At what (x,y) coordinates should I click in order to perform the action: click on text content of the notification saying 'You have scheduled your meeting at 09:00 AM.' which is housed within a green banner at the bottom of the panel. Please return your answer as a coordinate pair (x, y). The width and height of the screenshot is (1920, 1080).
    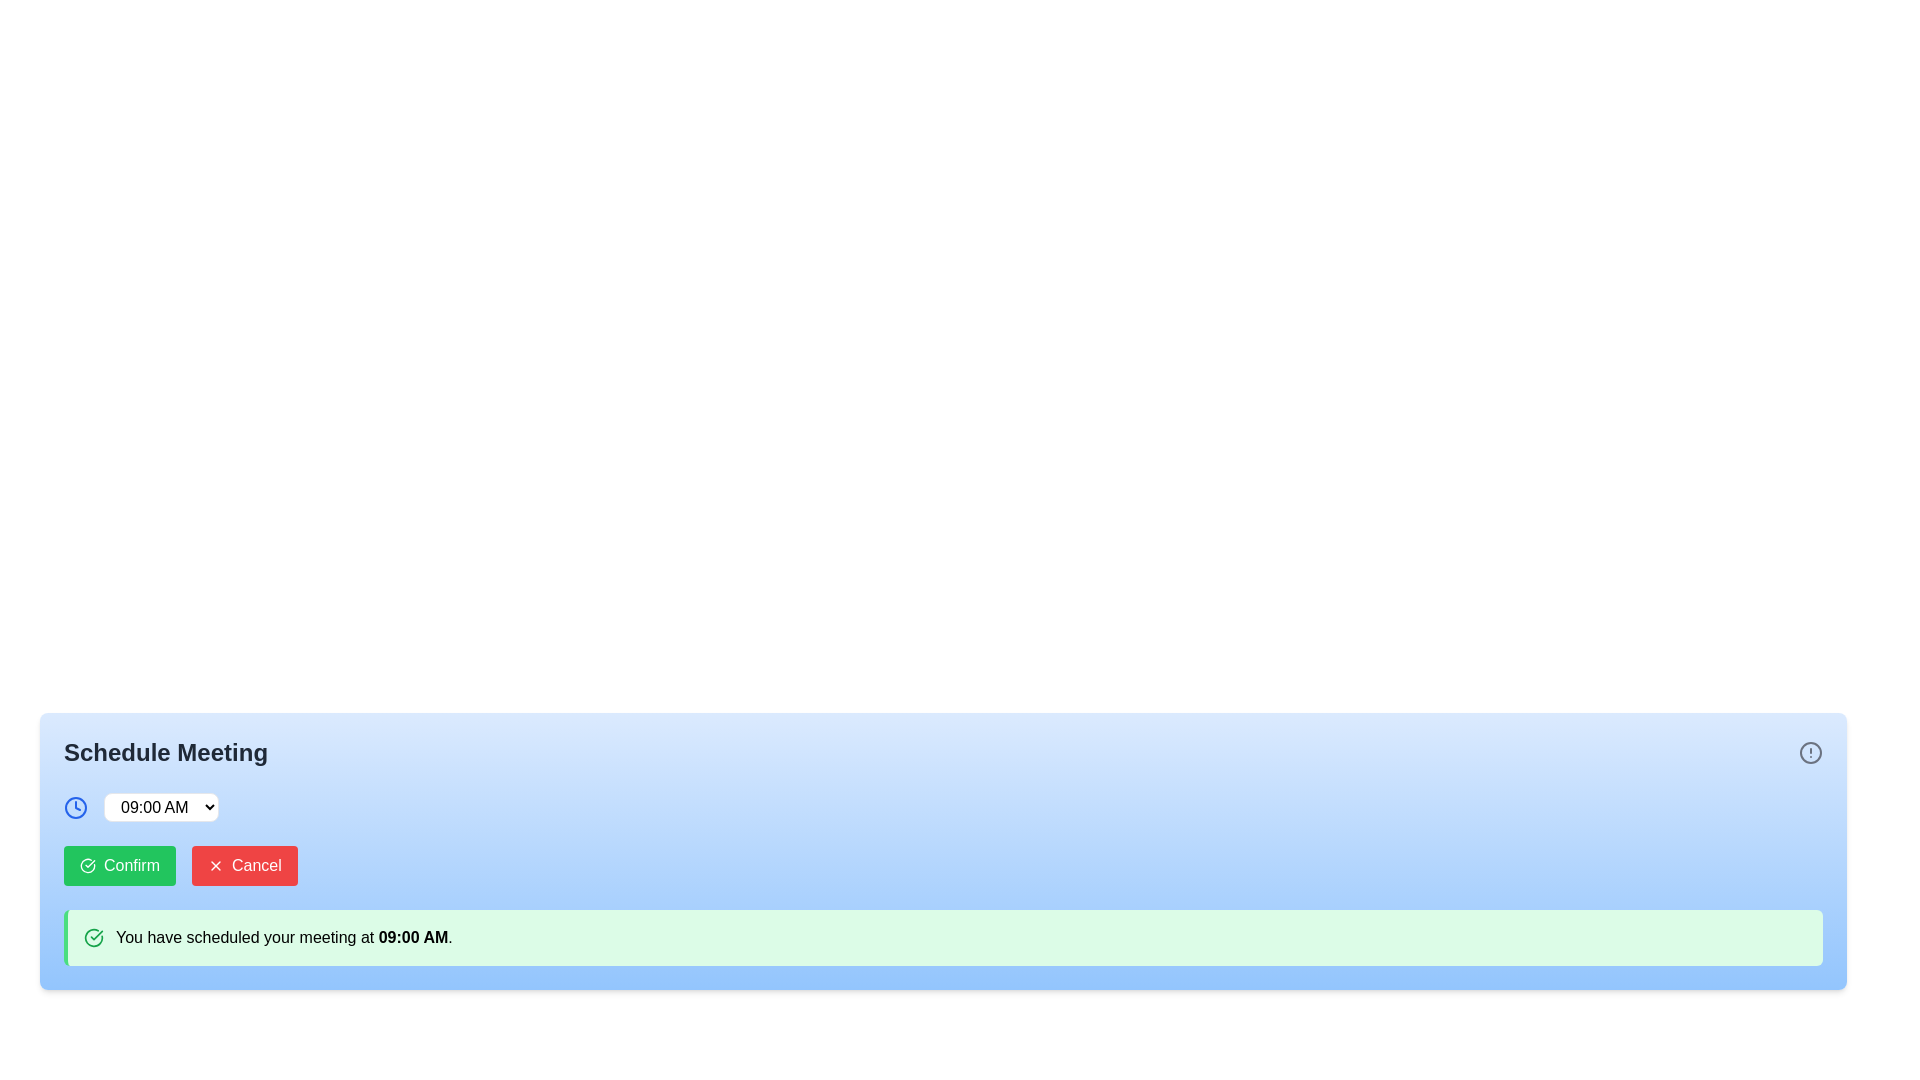
    Looking at the image, I should click on (283, 937).